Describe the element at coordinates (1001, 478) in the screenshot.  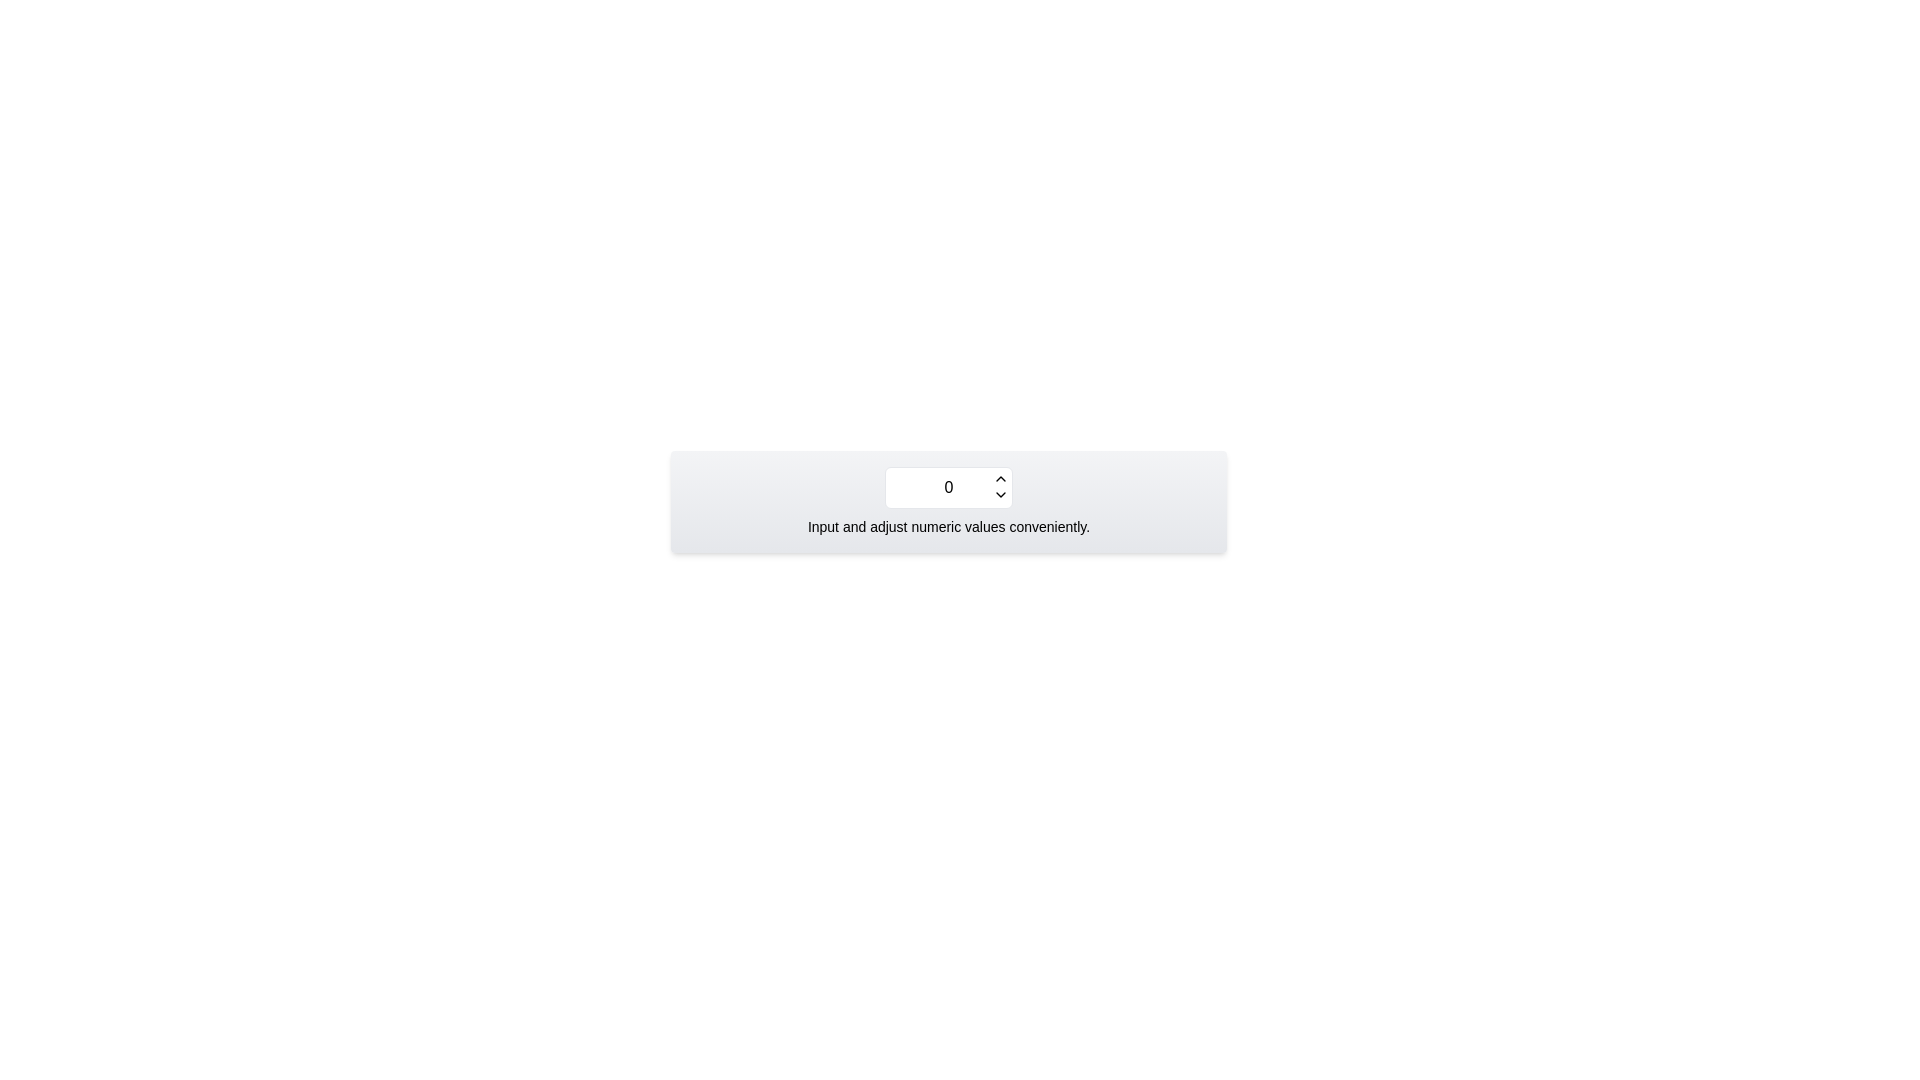
I see `the upward chevron button located to the right of the numeric input field to increment the displayed number` at that location.